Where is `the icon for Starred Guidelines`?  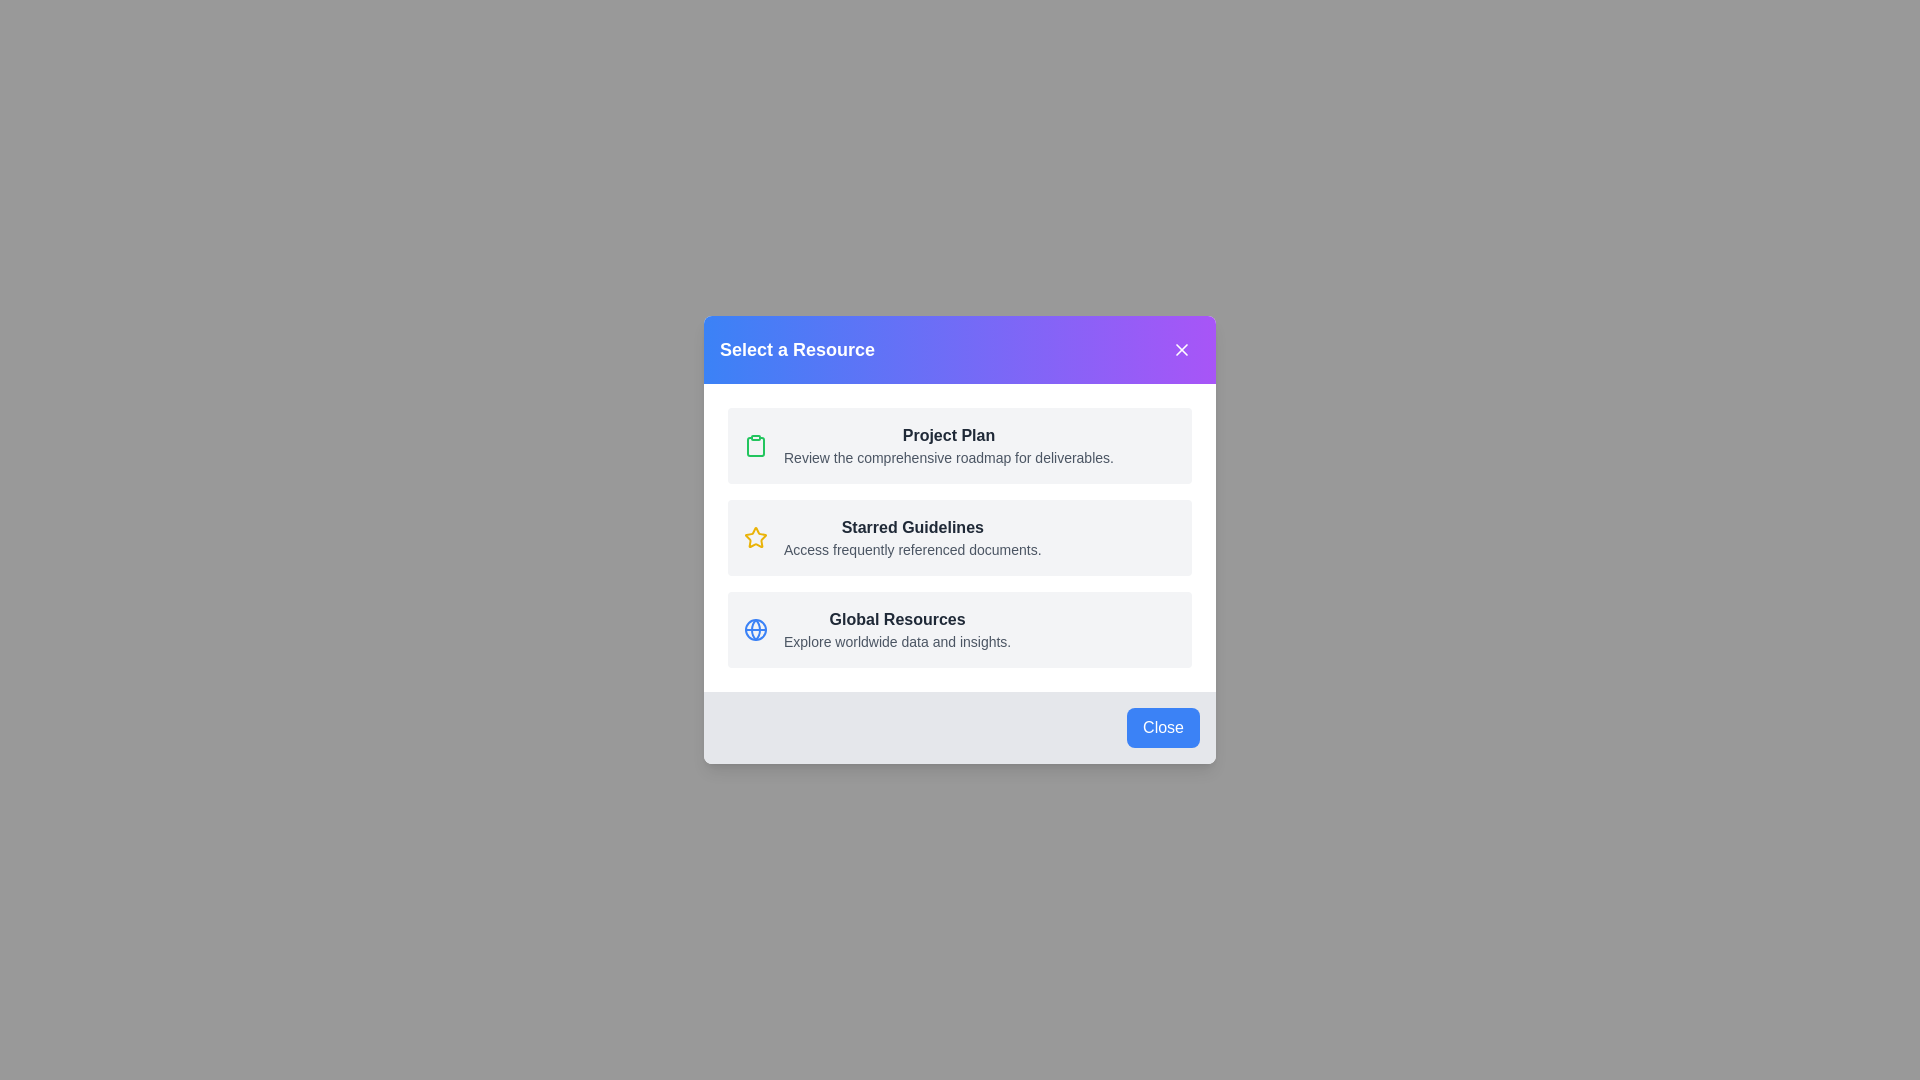 the icon for Starred Guidelines is located at coordinates (754, 536).